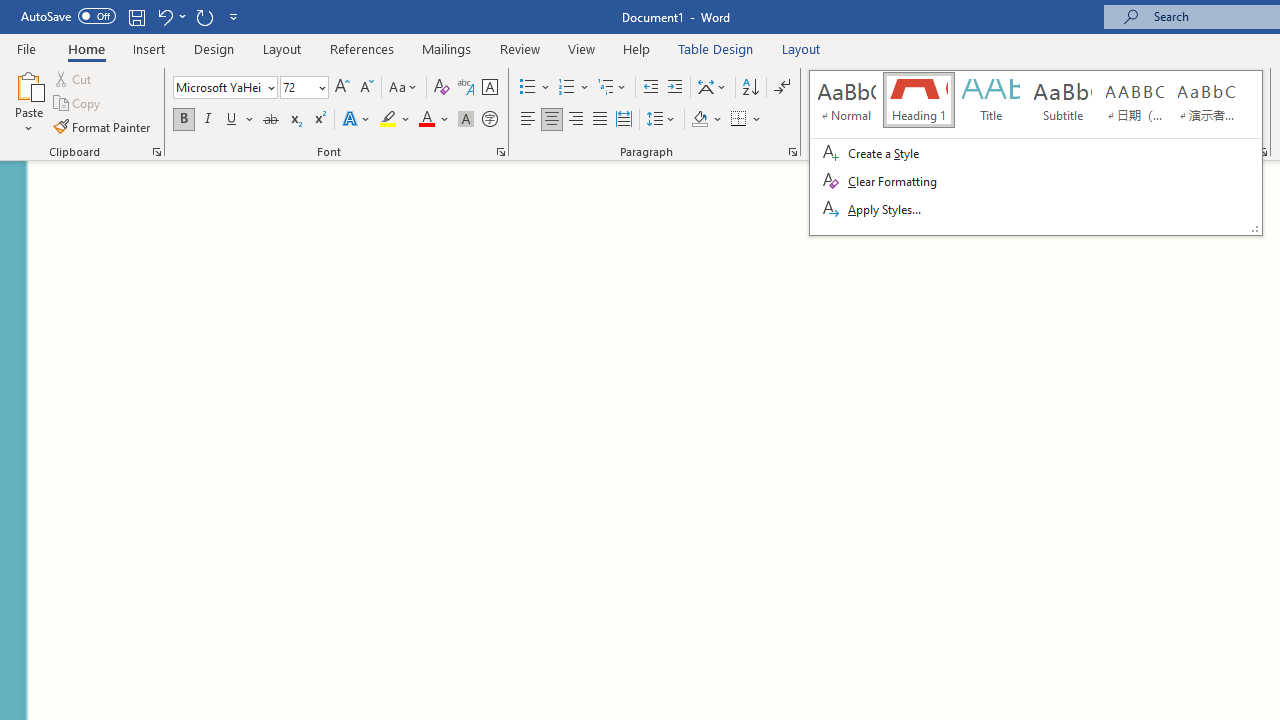 This screenshot has height=720, width=1280. I want to click on 'Change Case', so click(403, 86).